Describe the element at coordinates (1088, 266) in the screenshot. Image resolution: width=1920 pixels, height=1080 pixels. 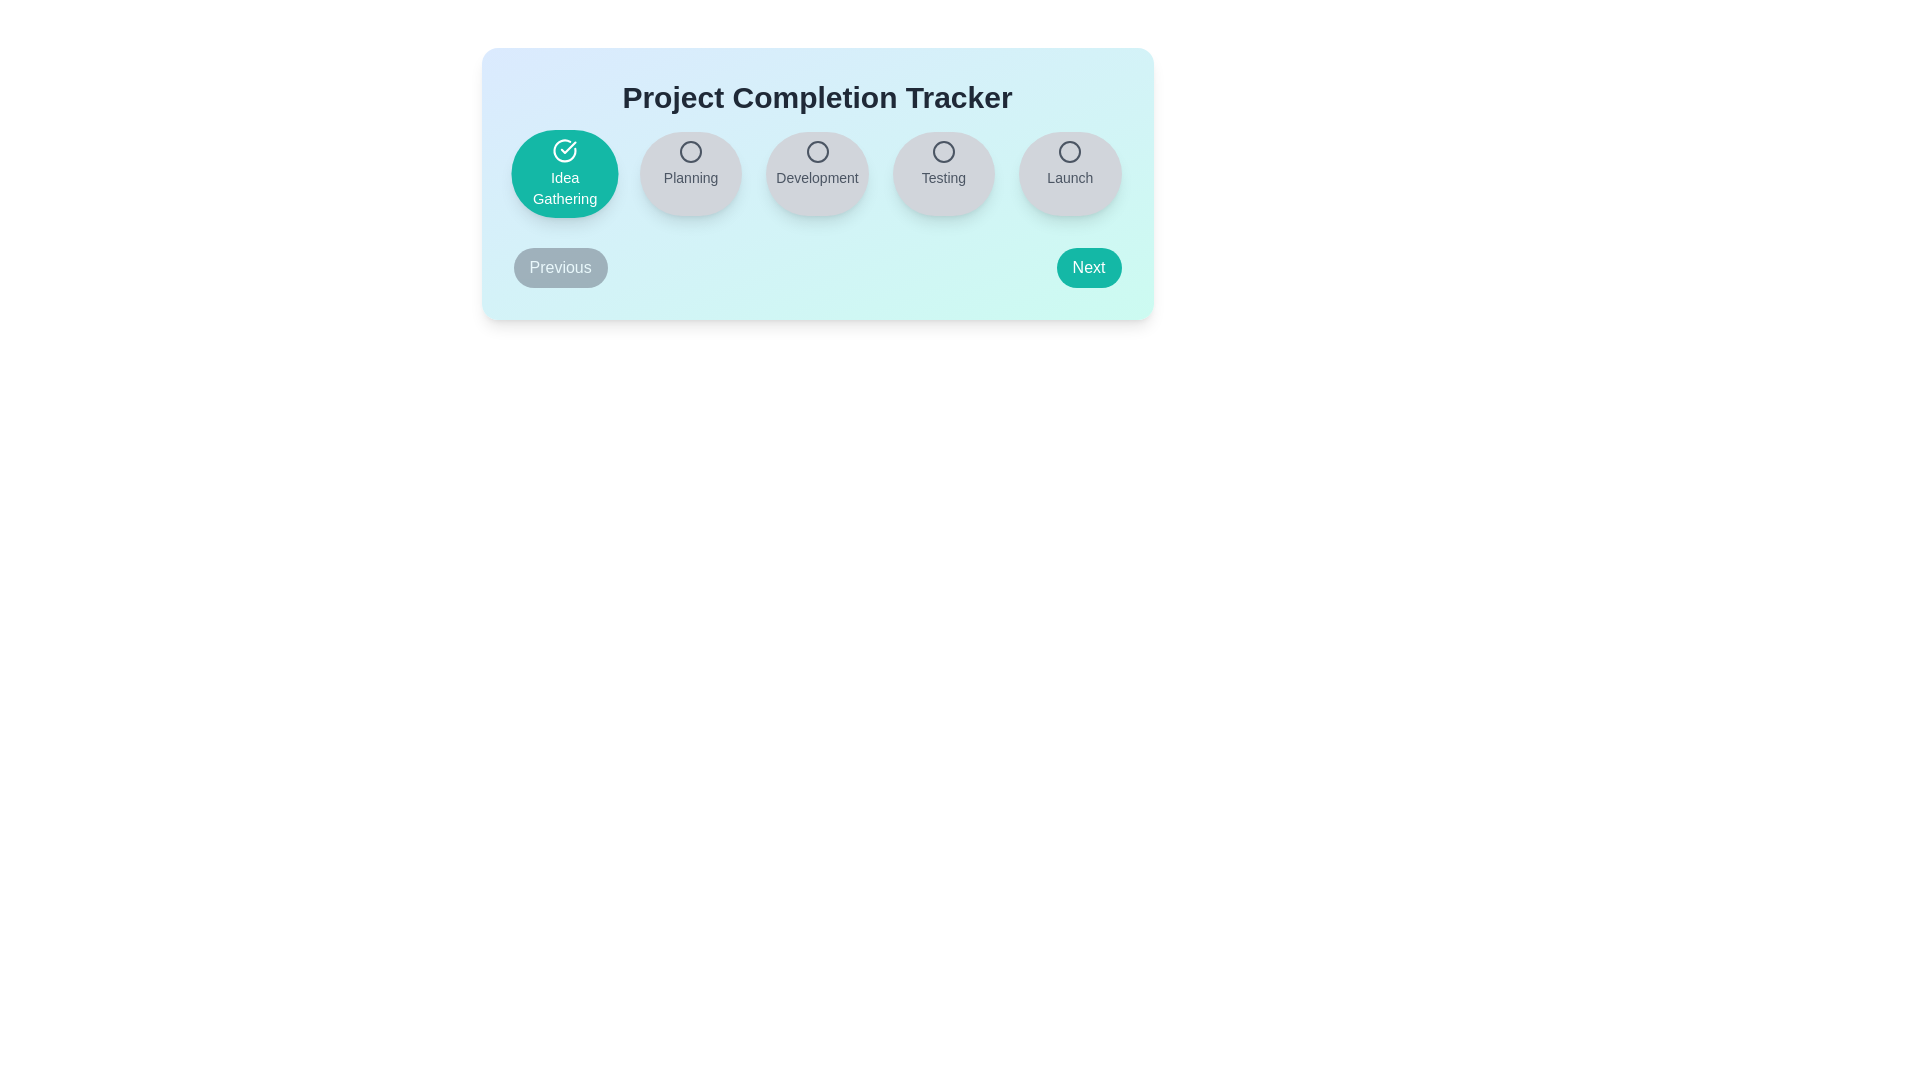
I see `the teal 'Next' button with white text` at that location.